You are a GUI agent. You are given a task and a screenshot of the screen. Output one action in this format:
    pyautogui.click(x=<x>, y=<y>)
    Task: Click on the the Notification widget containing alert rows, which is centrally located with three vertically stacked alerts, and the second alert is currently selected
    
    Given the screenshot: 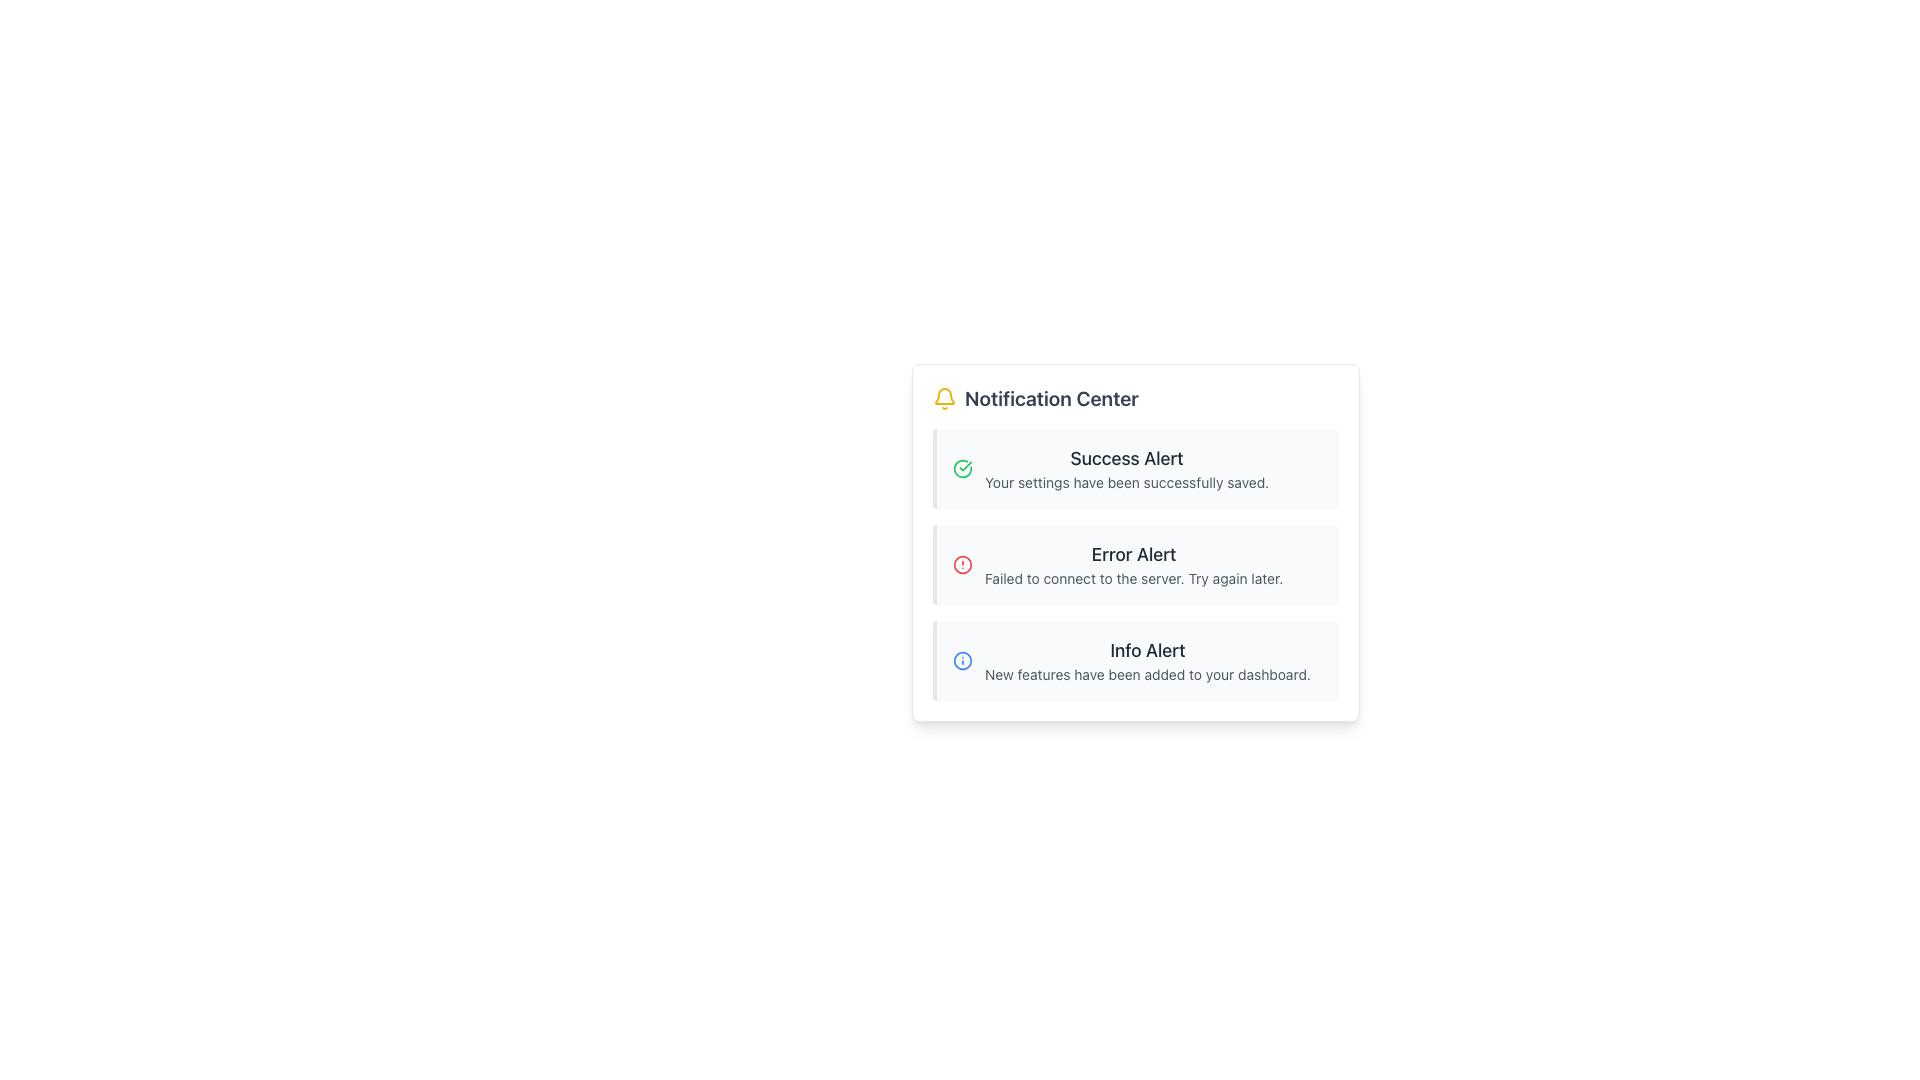 What is the action you would take?
    pyautogui.click(x=1136, y=543)
    